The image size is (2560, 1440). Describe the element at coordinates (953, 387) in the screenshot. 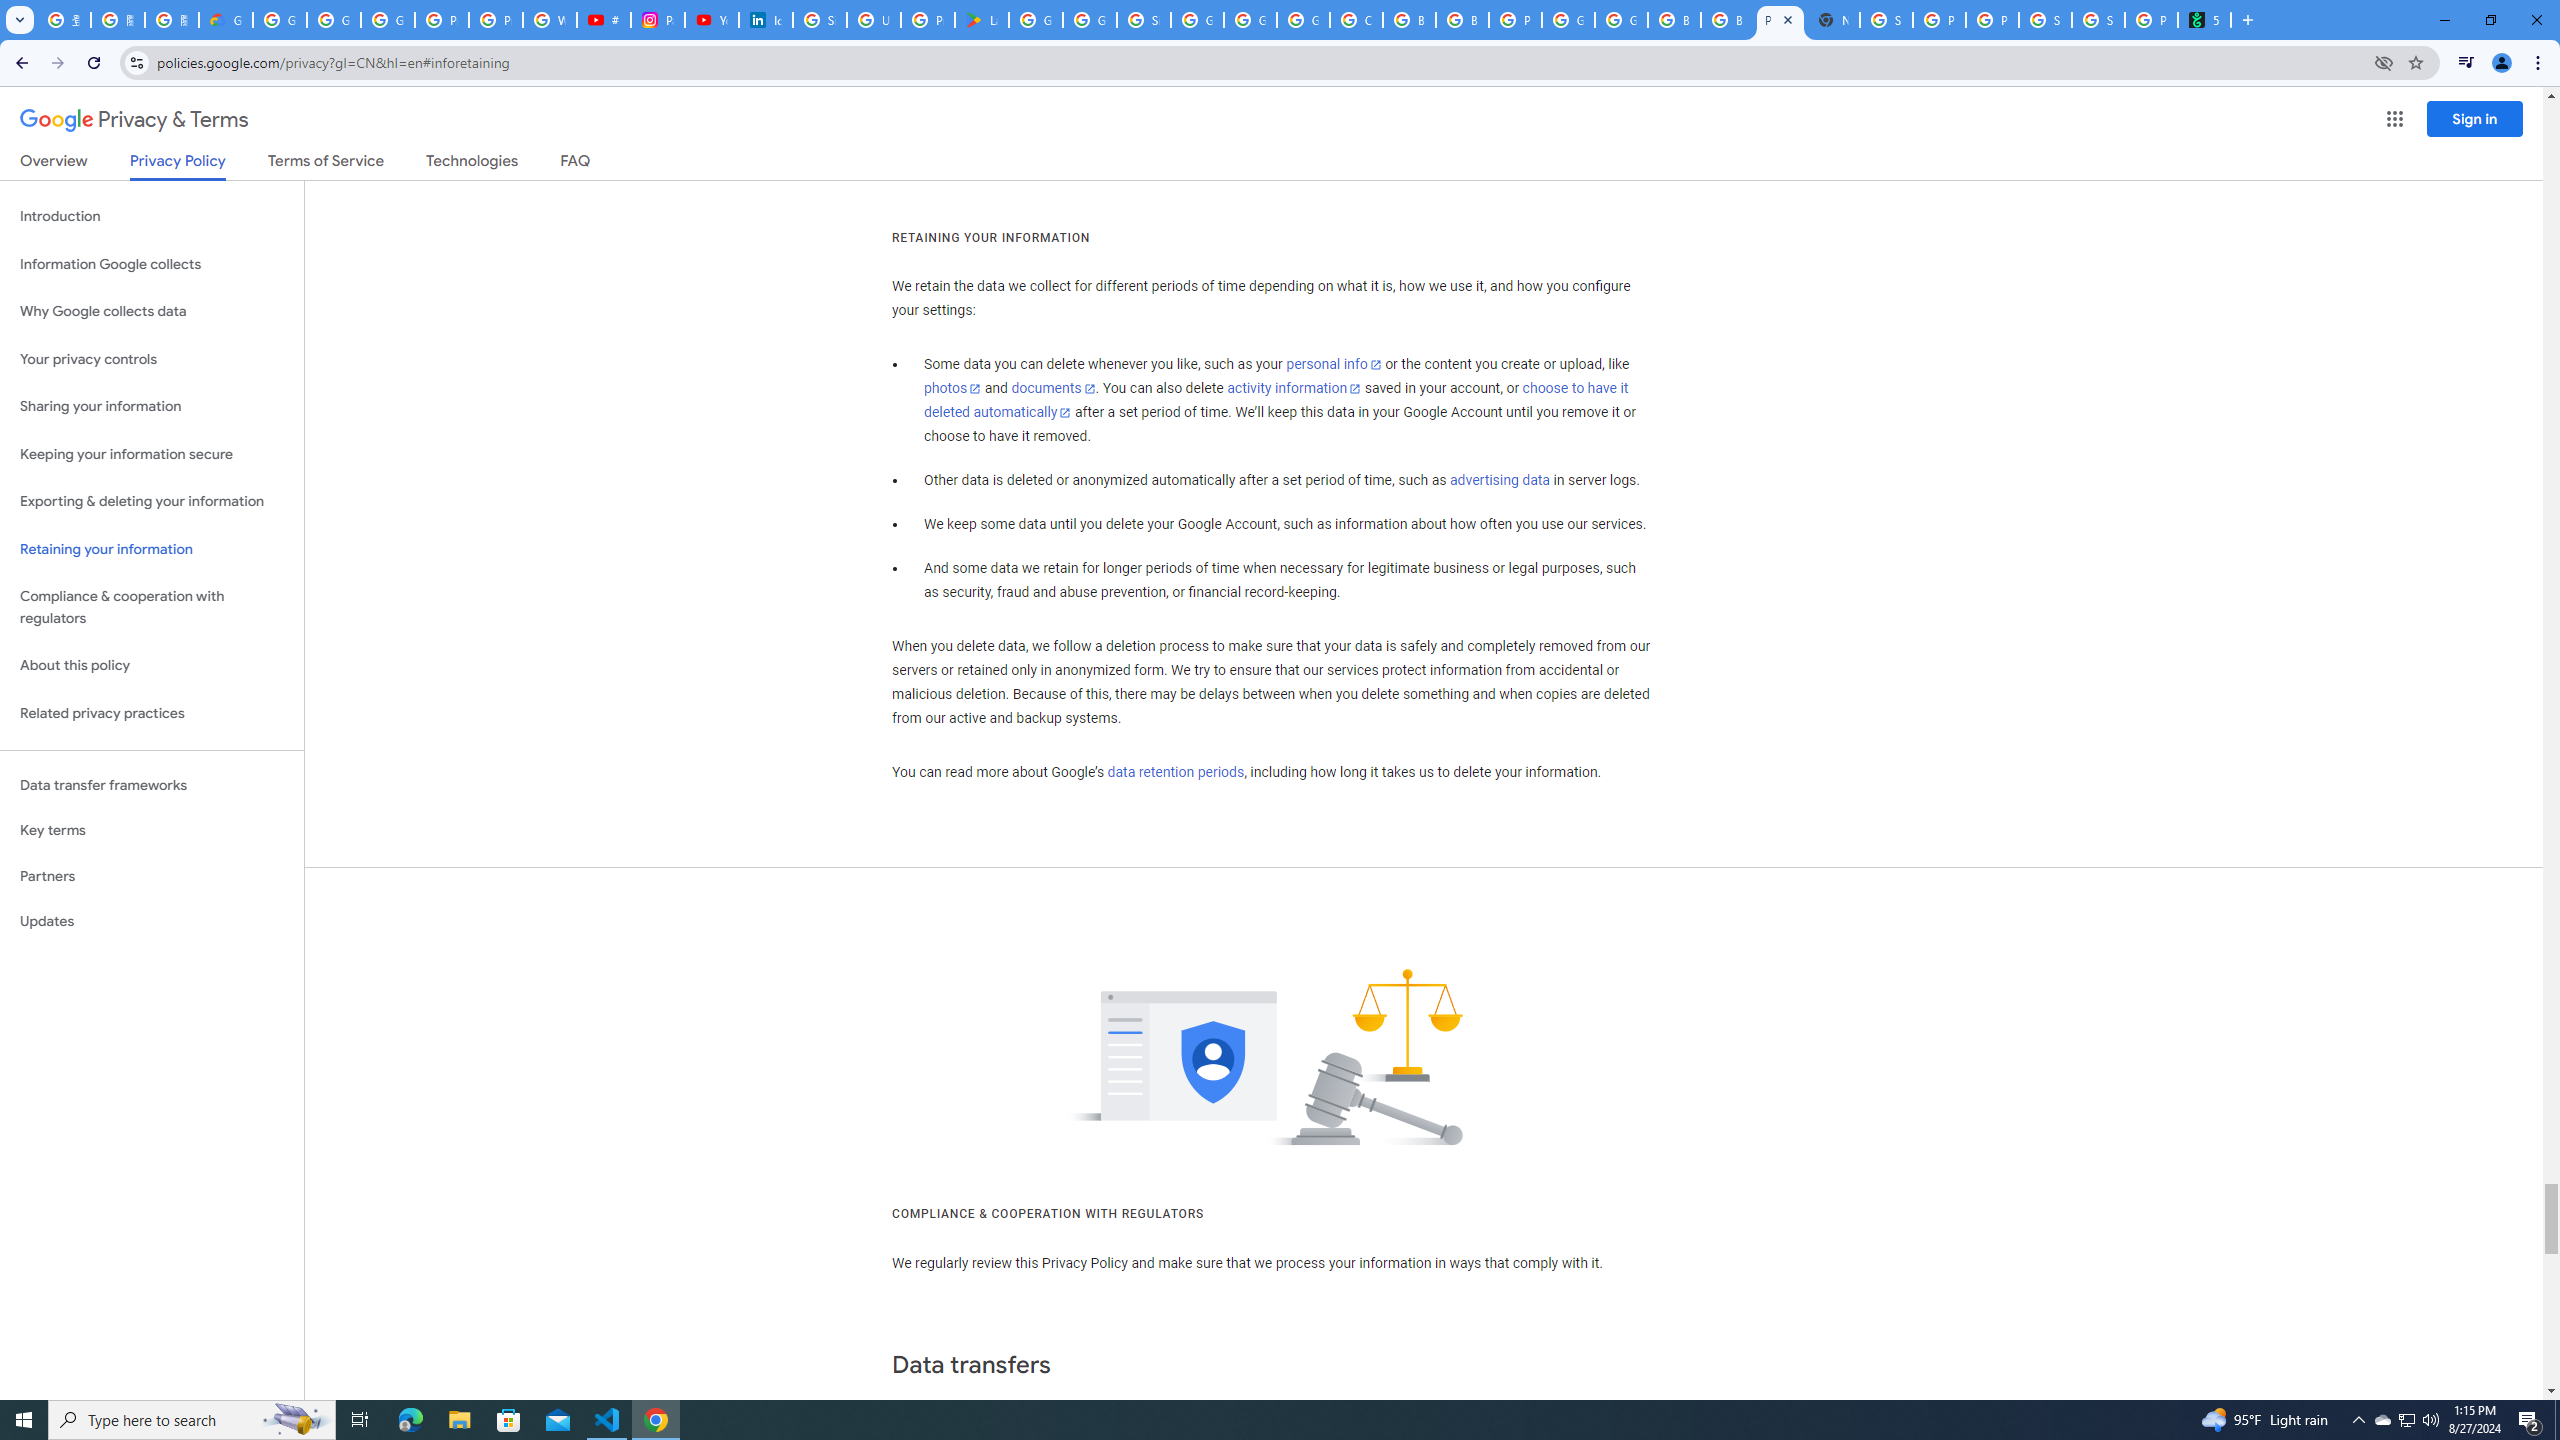

I see `'photos'` at that location.